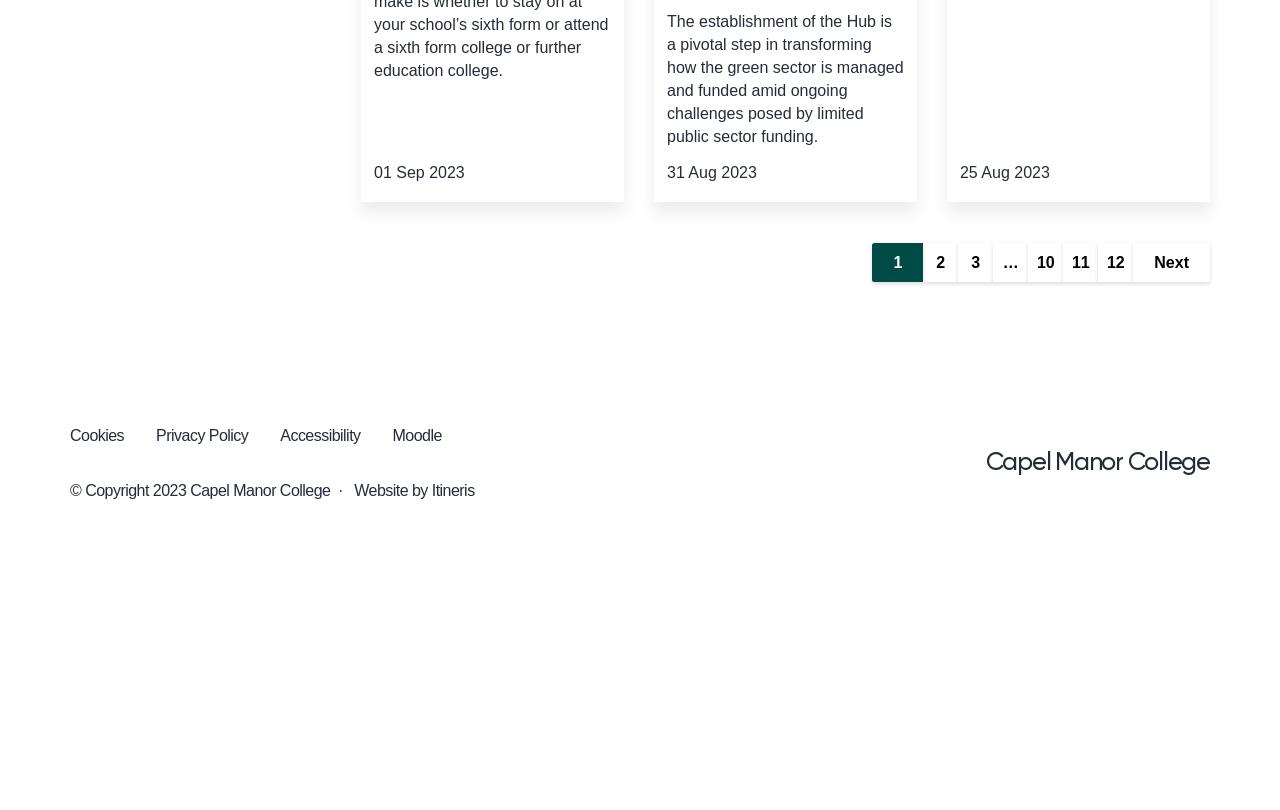 This screenshot has height=810, width=1280. I want to click on 'The establishment of the Hub is a pivotal step in transforming how the green sector is managed and funded amid ongoing challenges posed by limited public sector funding.', so click(783, 78).